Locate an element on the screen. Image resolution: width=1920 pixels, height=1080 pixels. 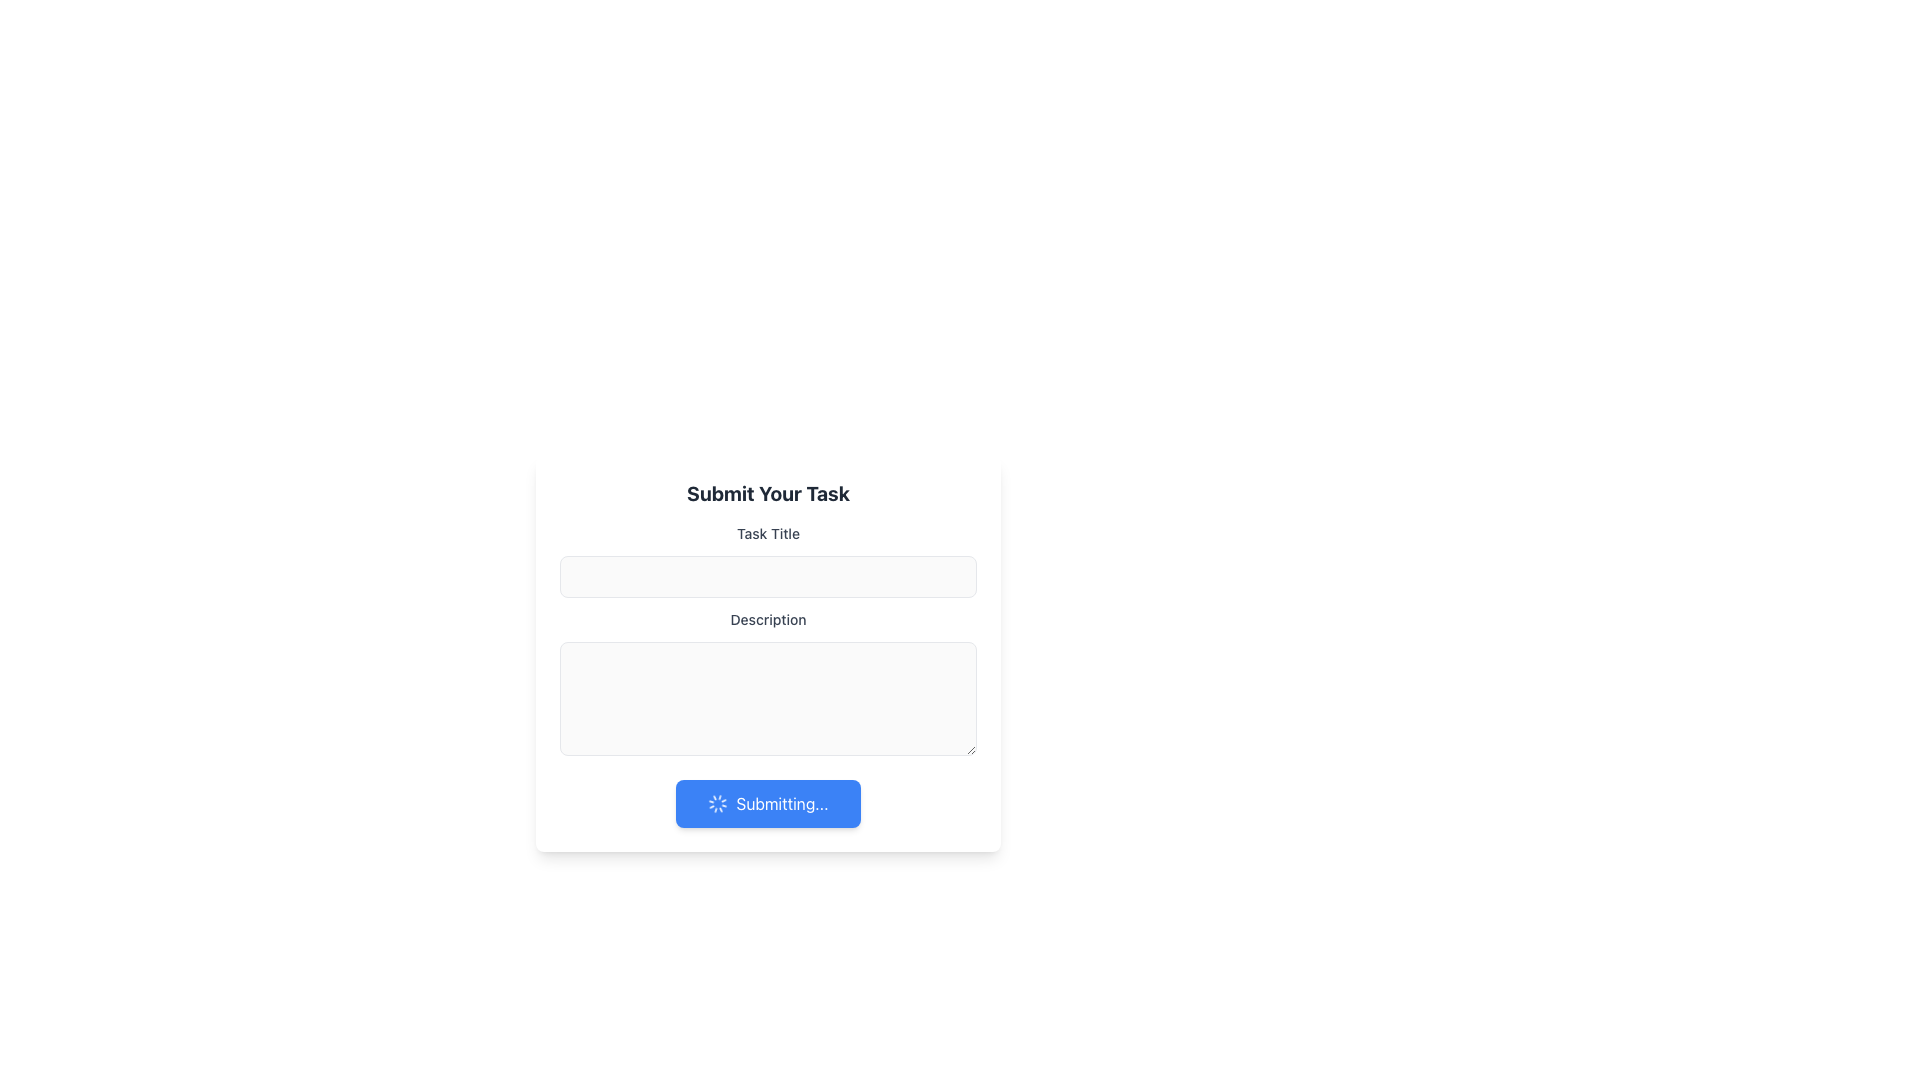
the submission button located at the bottom center of the form, which indicates form submission with the text 'Submitting...' and shows a spinning loader is located at coordinates (767, 802).